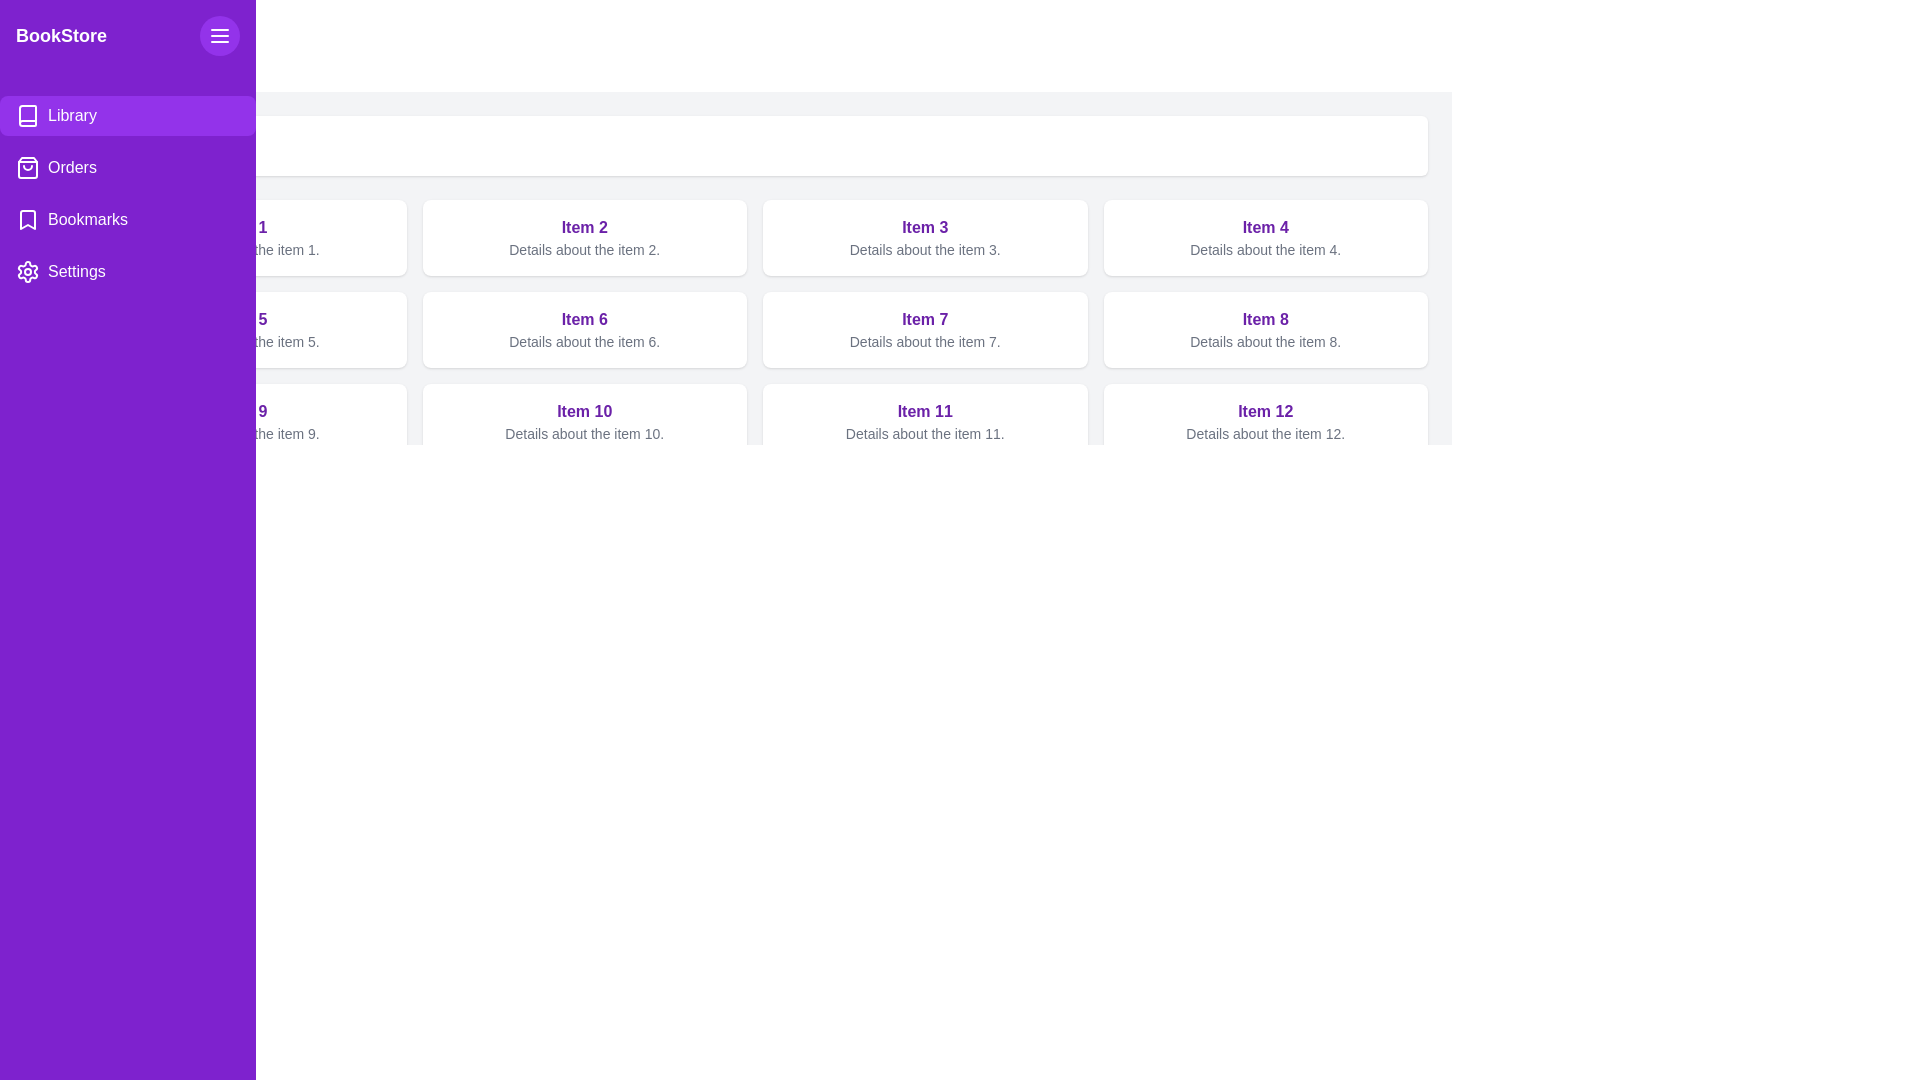 The image size is (1920, 1080). Describe the element at coordinates (28, 272) in the screenshot. I see `the Settings icon located in the sidebar menu` at that location.